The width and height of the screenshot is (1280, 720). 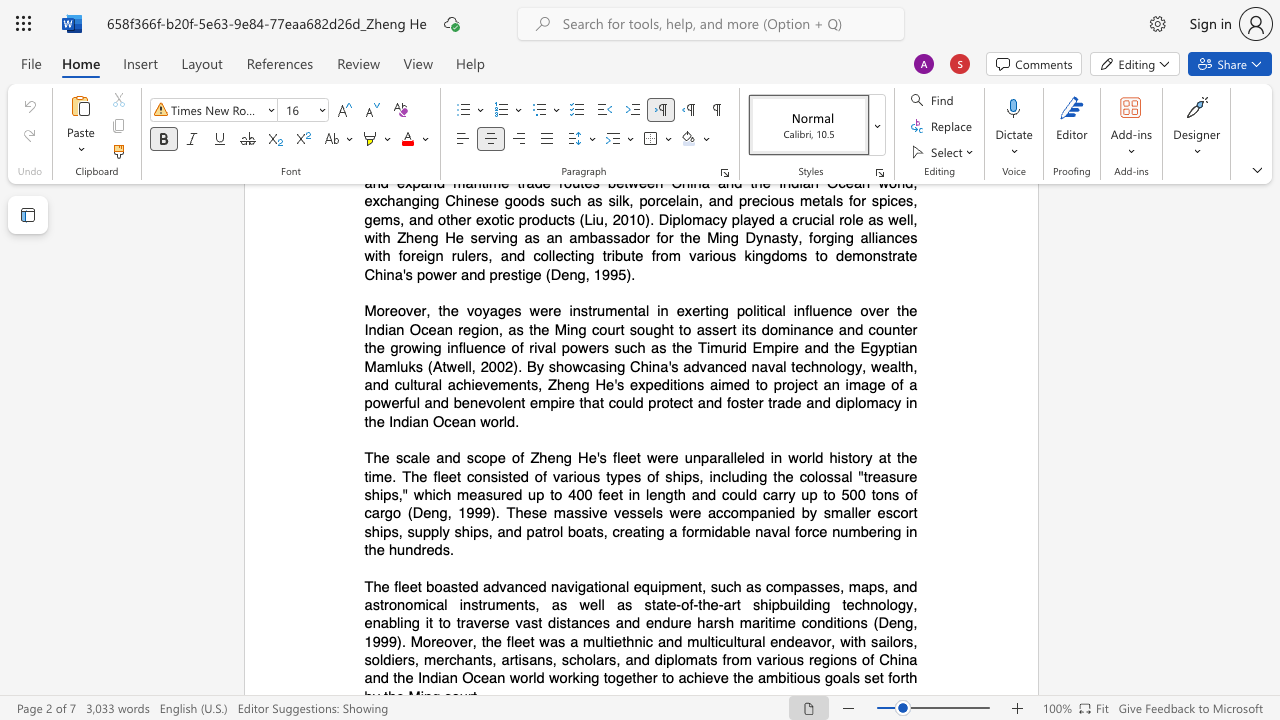 What do you see at coordinates (722, 603) in the screenshot?
I see `the subset text "art" within the text "state-of-the-art"` at bounding box center [722, 603].